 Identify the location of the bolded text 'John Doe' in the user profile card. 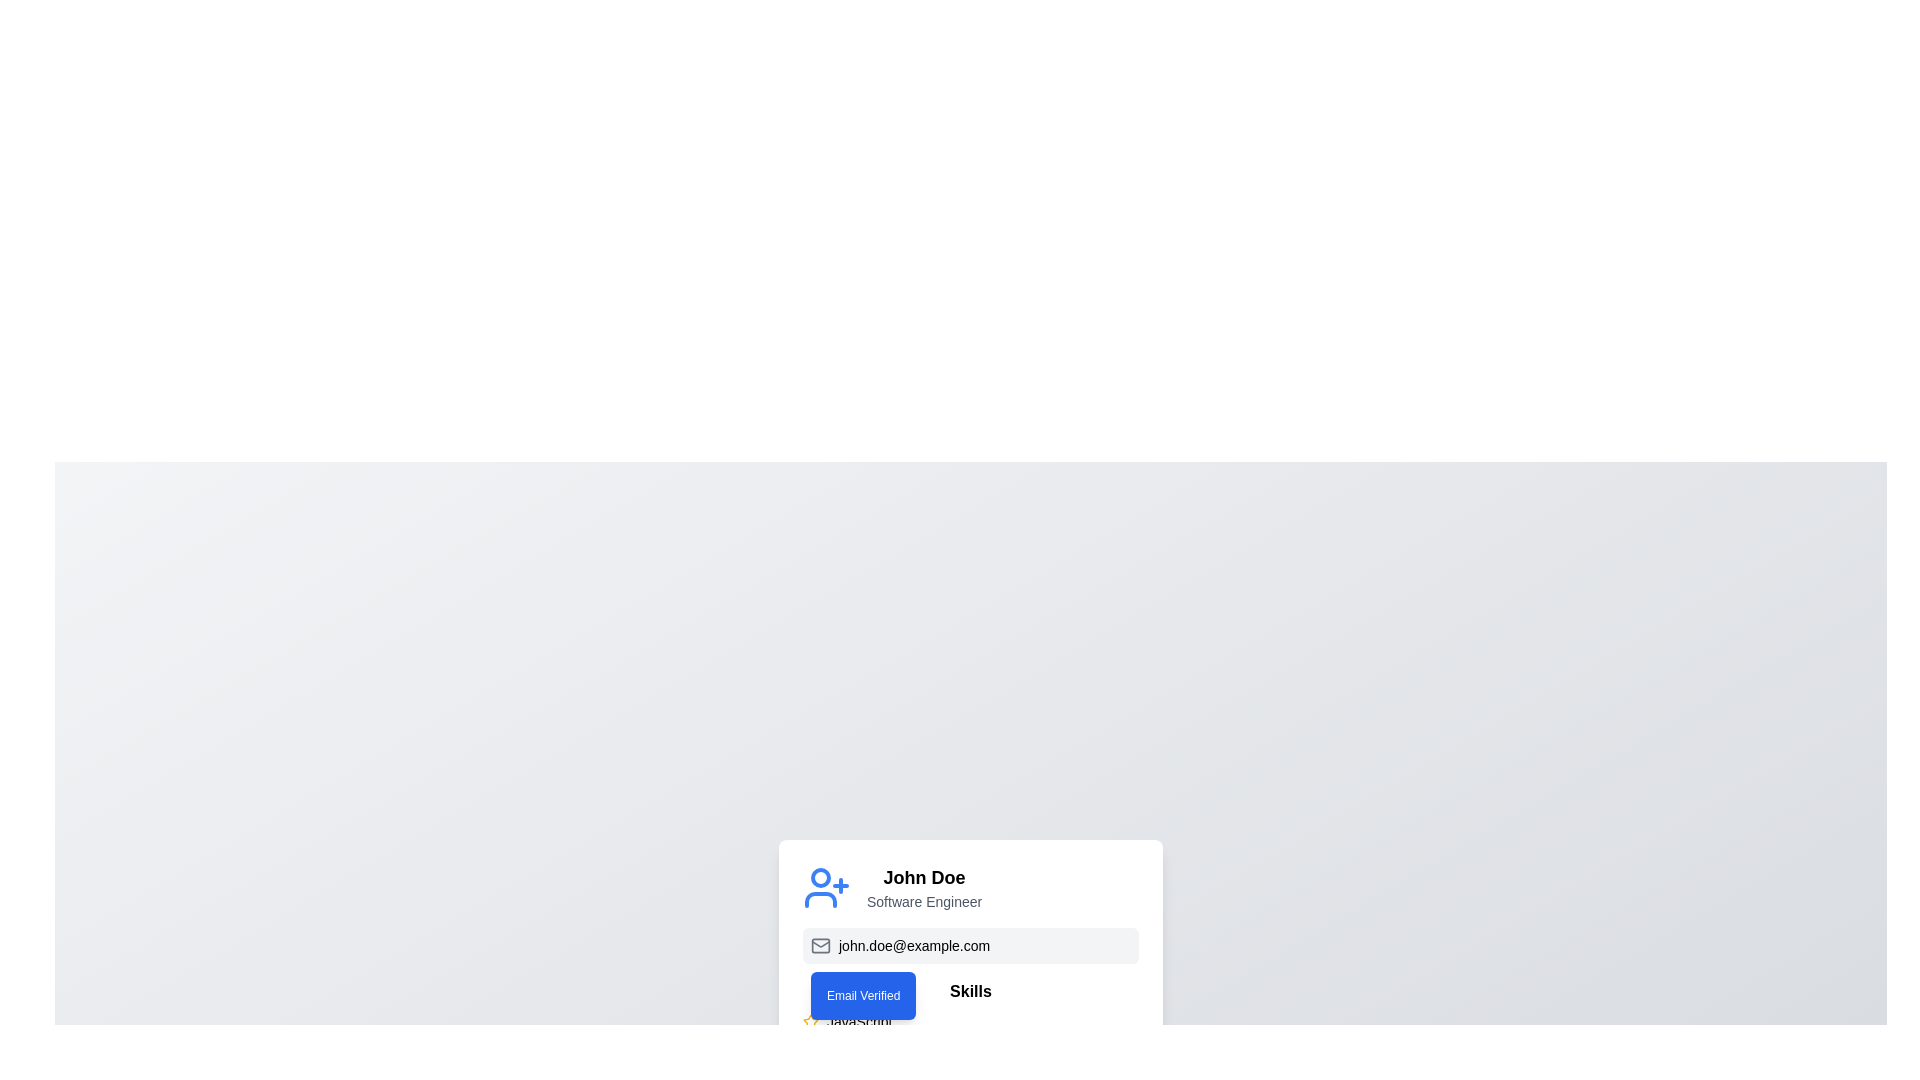
(923, 877).